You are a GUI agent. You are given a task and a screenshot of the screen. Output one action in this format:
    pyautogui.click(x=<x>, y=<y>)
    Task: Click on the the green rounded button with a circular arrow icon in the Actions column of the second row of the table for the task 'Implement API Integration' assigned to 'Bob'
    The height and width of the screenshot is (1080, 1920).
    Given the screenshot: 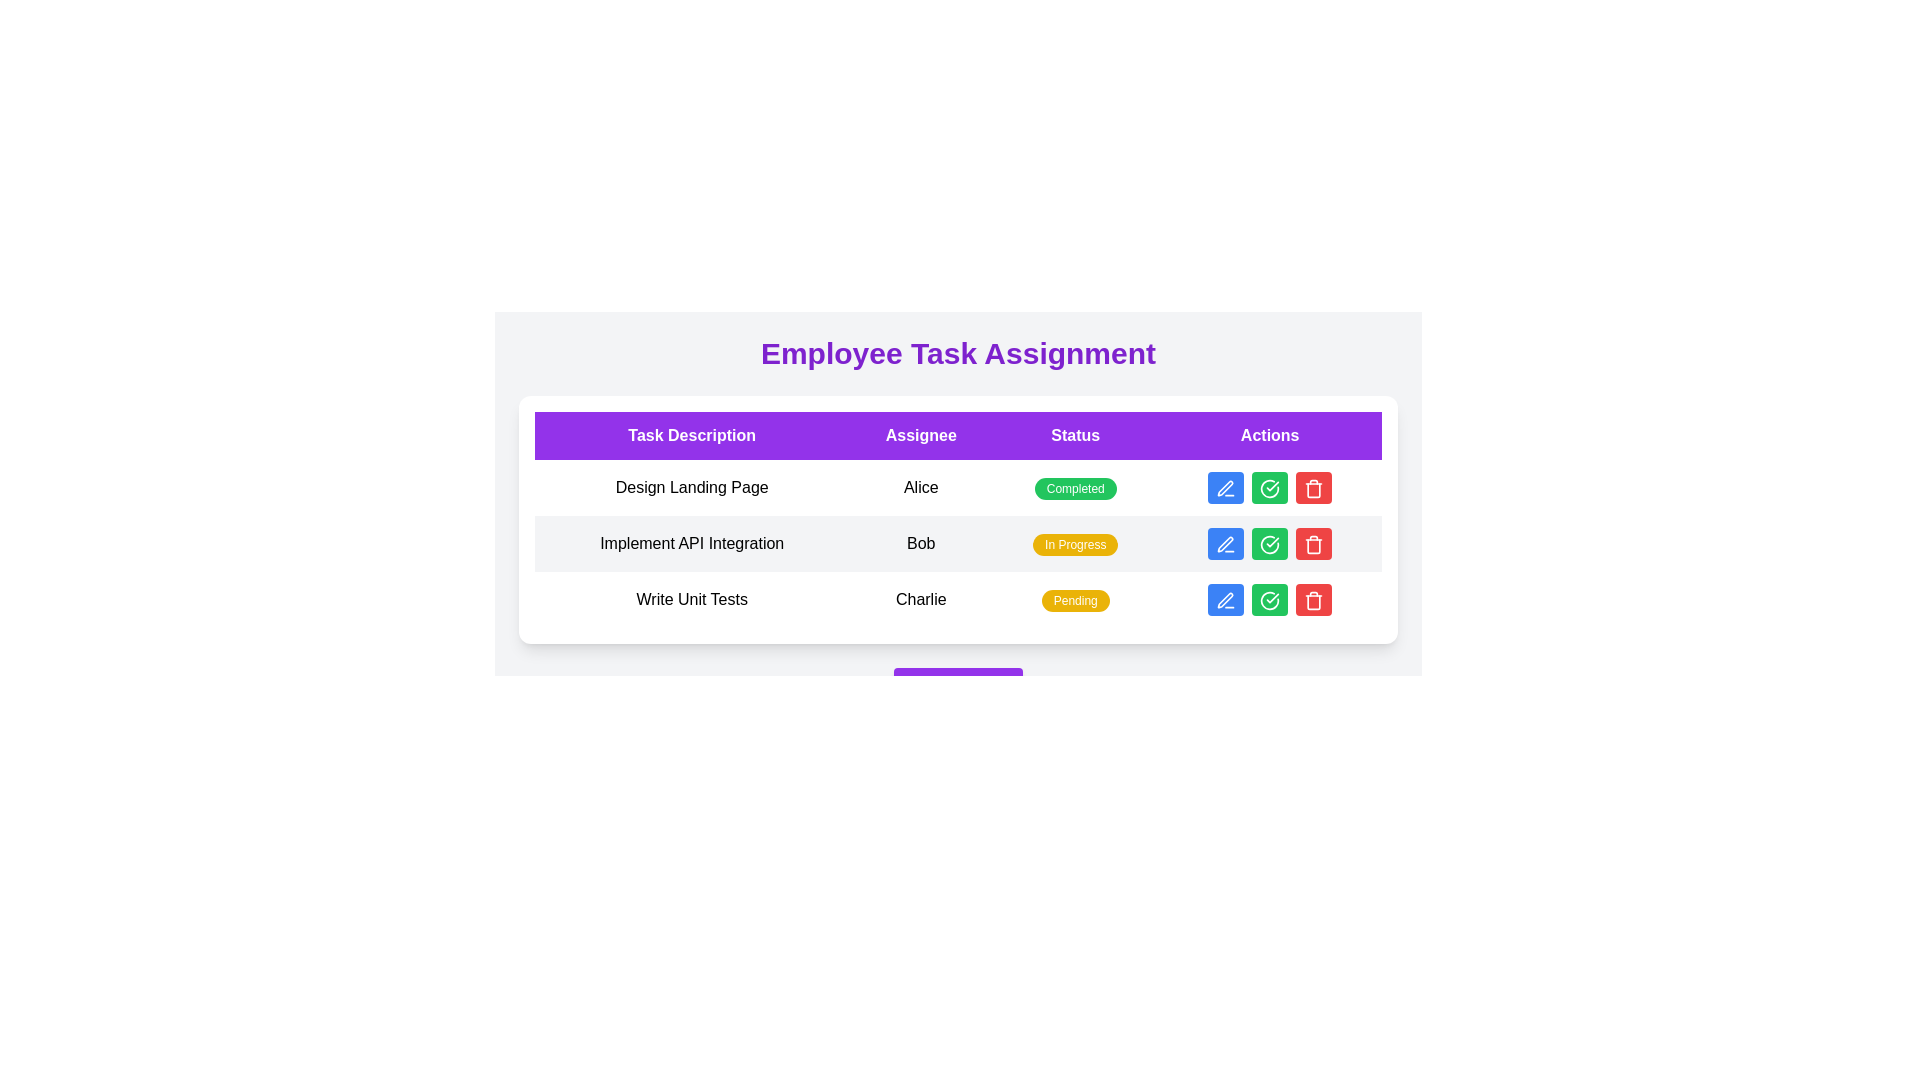 What is the action you would take?
    pyautogui.click(x=1269, y=543)
    